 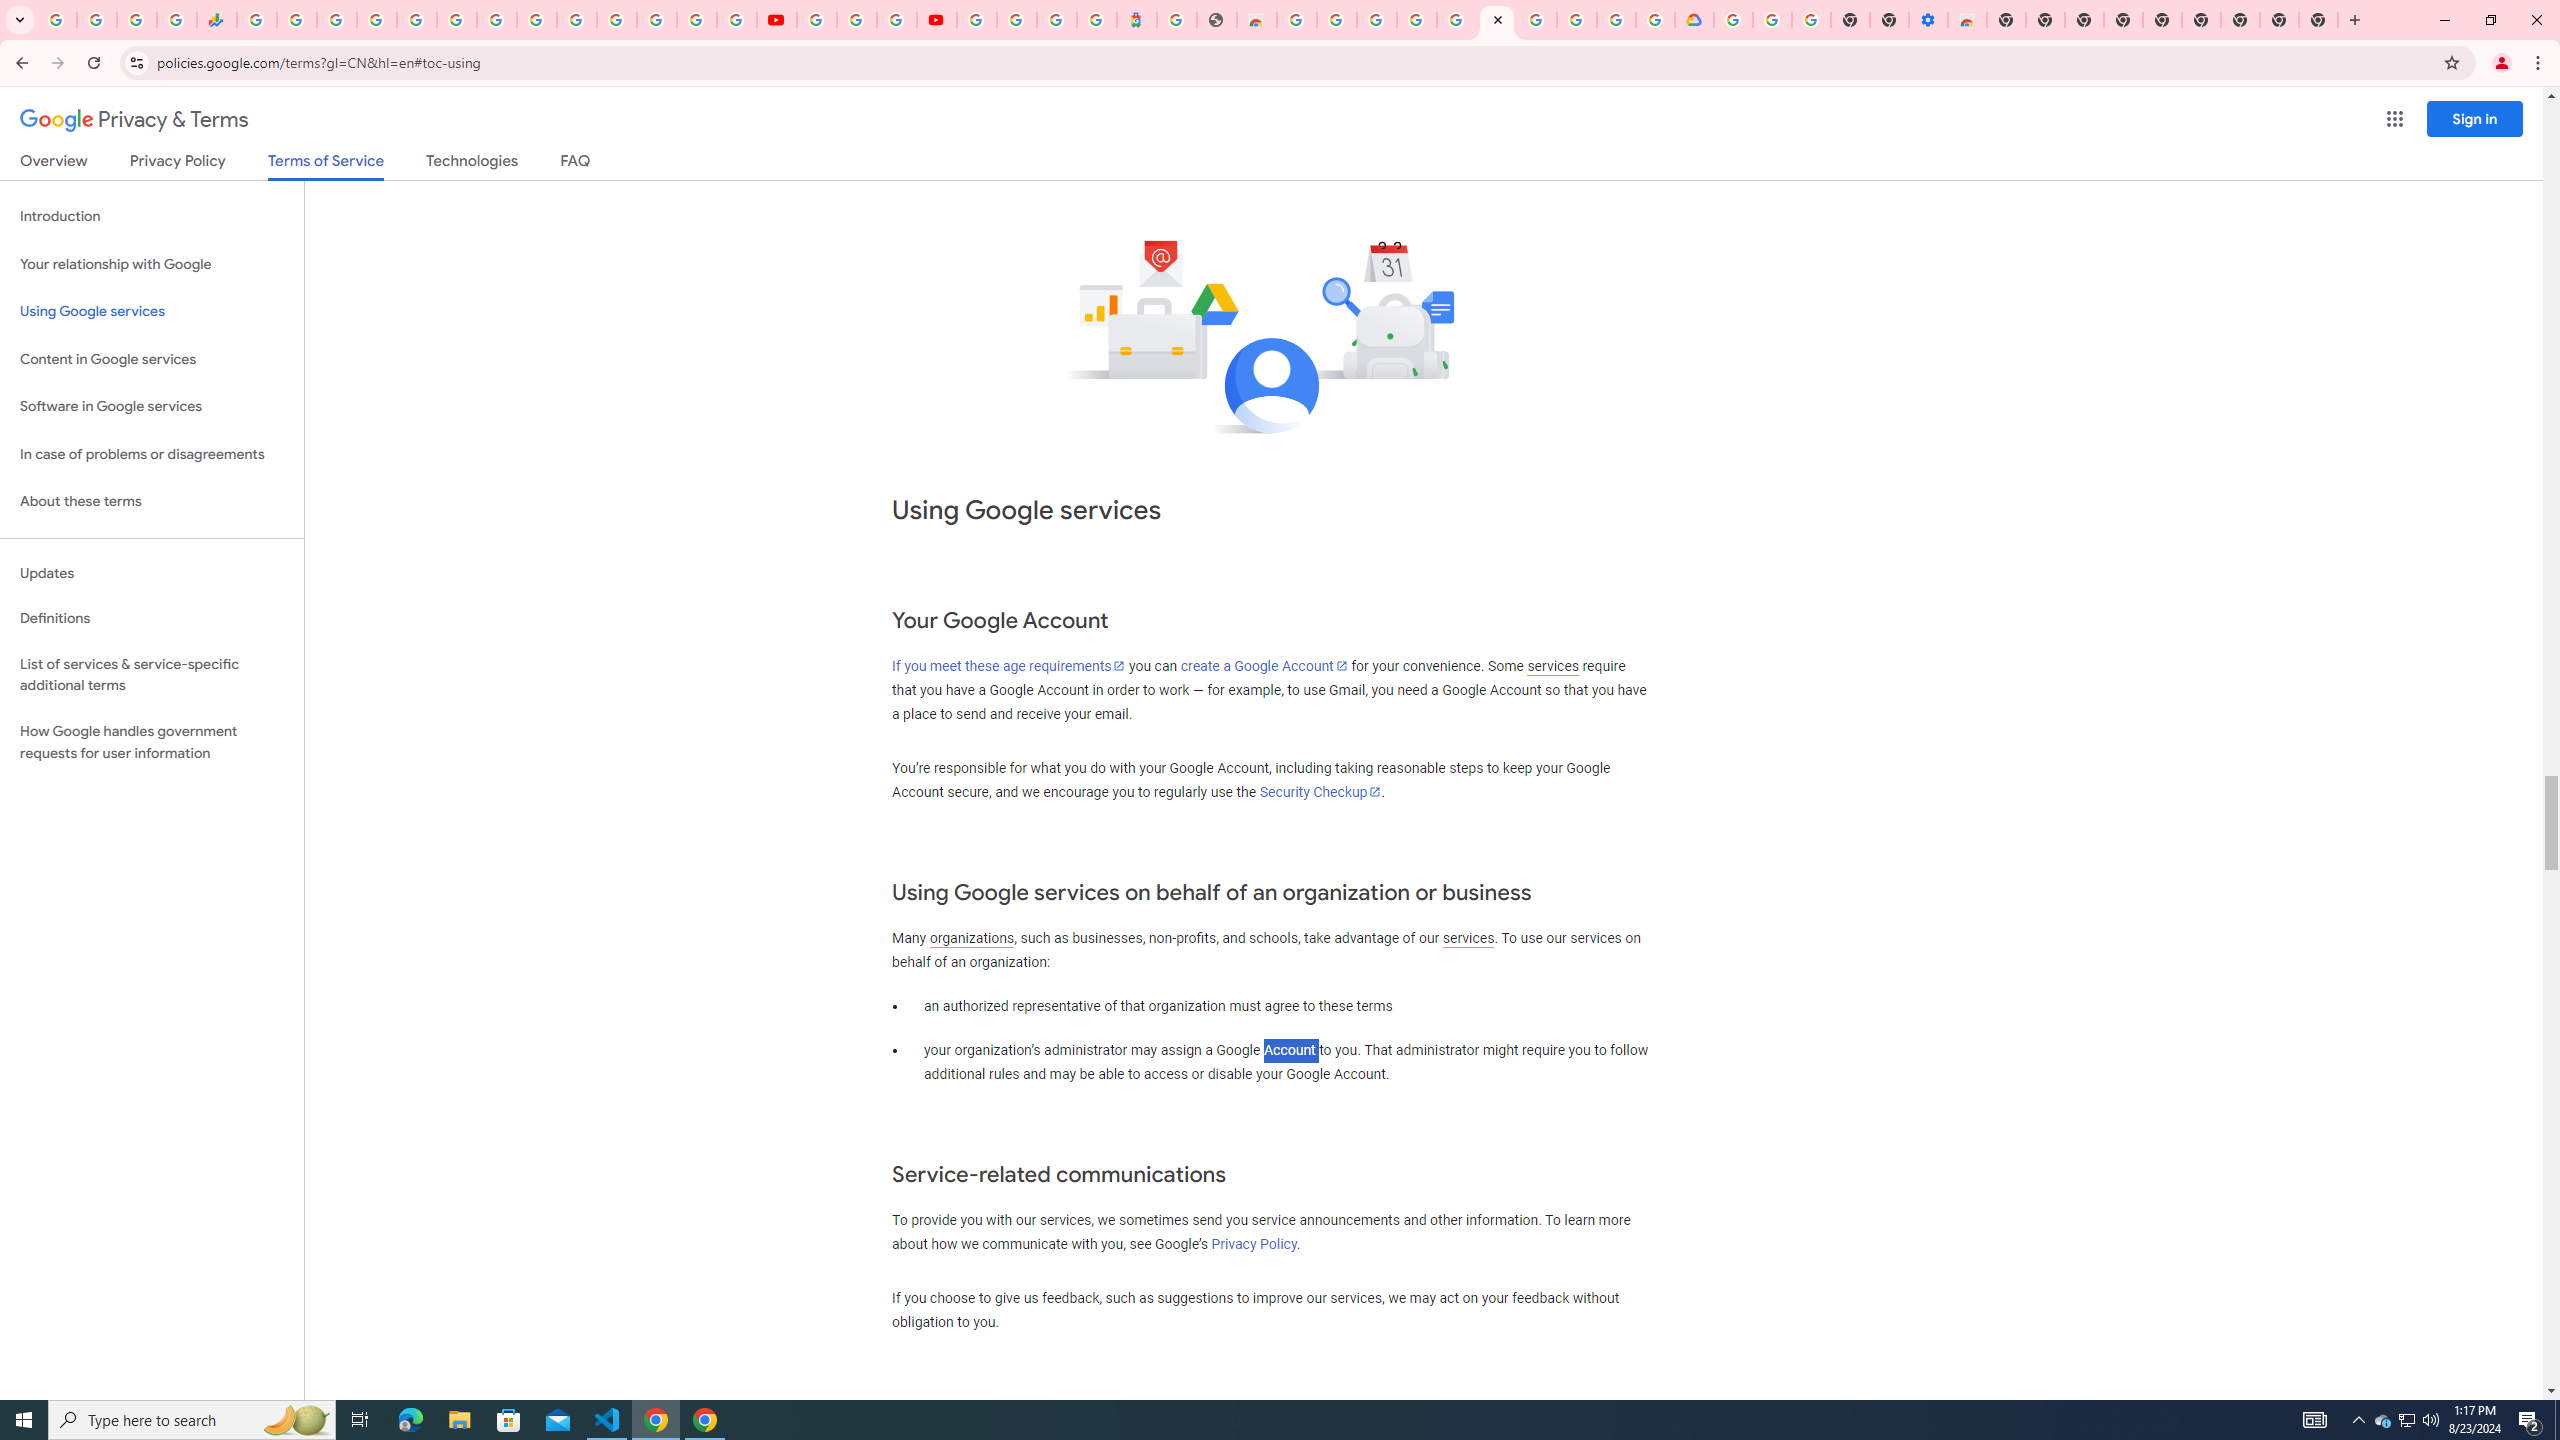 I want to click on 'Privacy Policy', so click(x=1253, y=1244).